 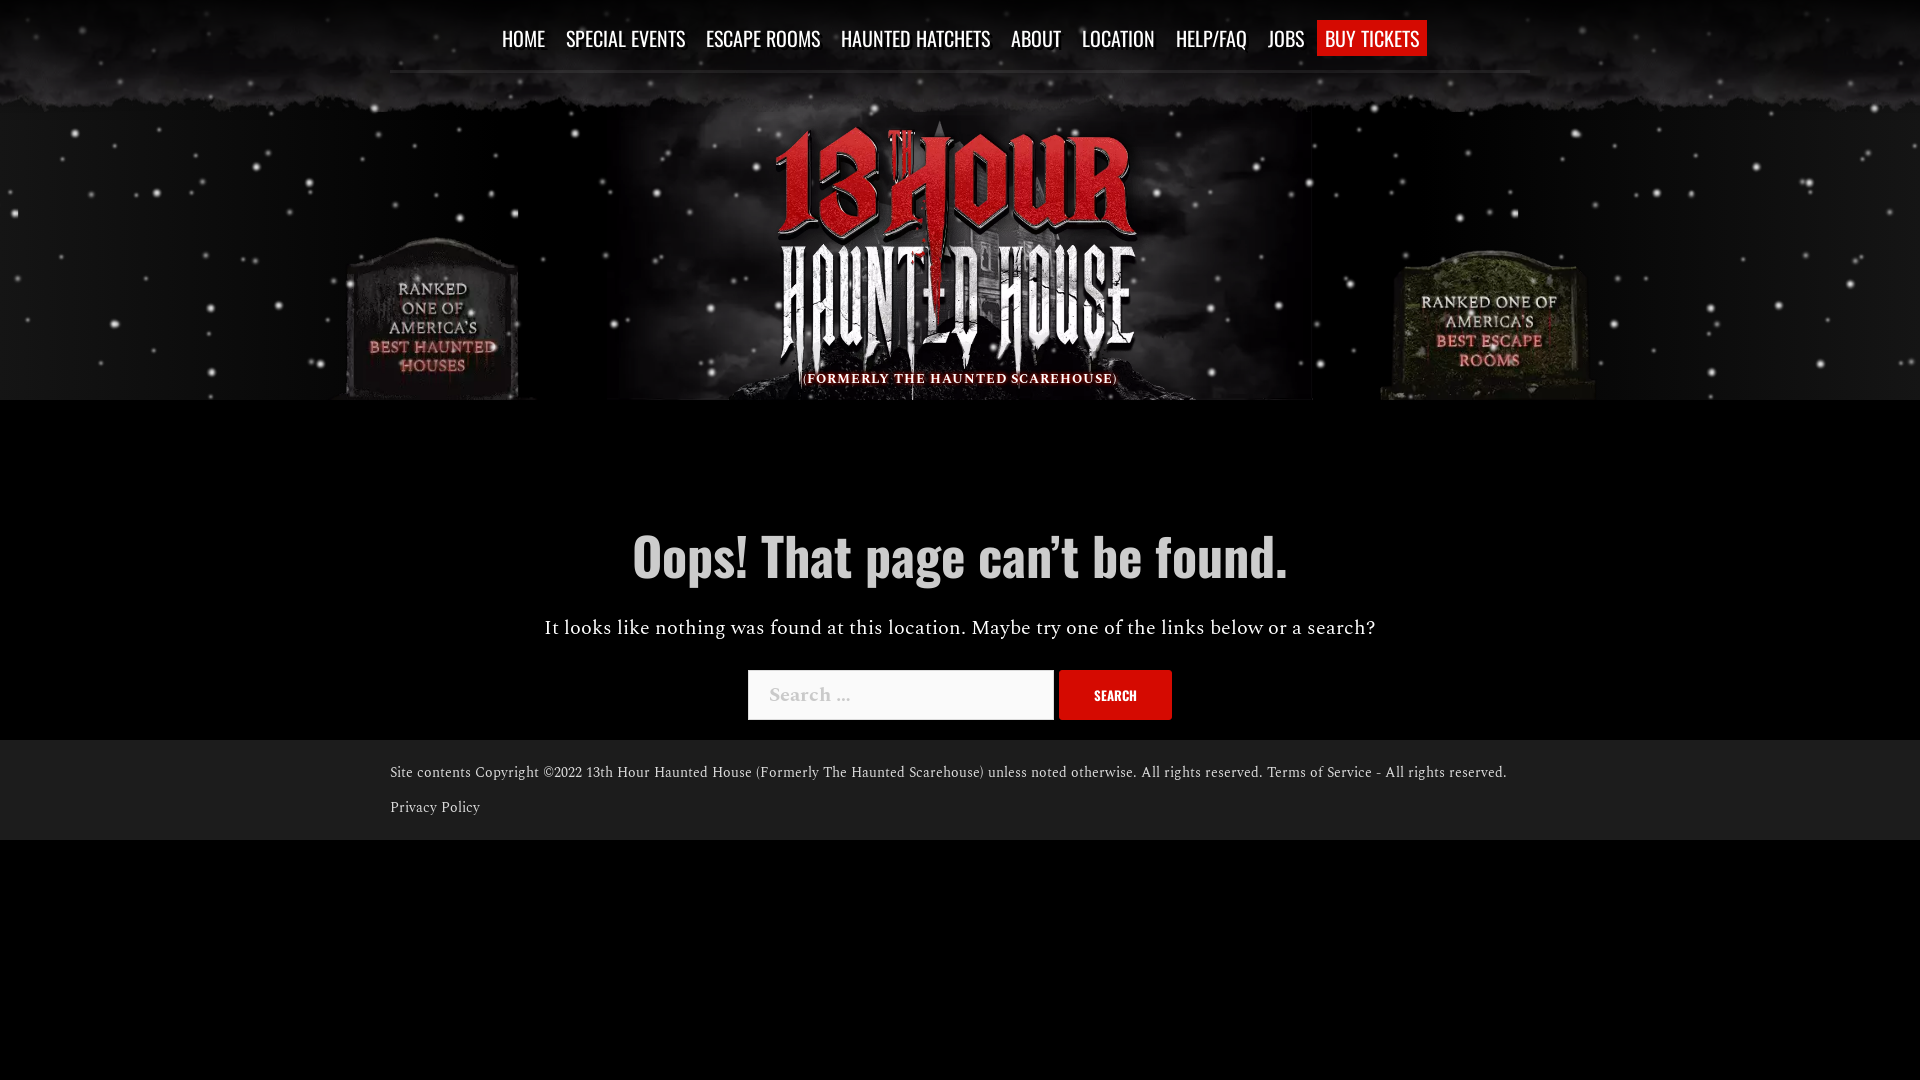 What do you see at coordinates (1286, 38) in the screenshot?
I see `'JOBS'` at bounding box center [1286, 38].